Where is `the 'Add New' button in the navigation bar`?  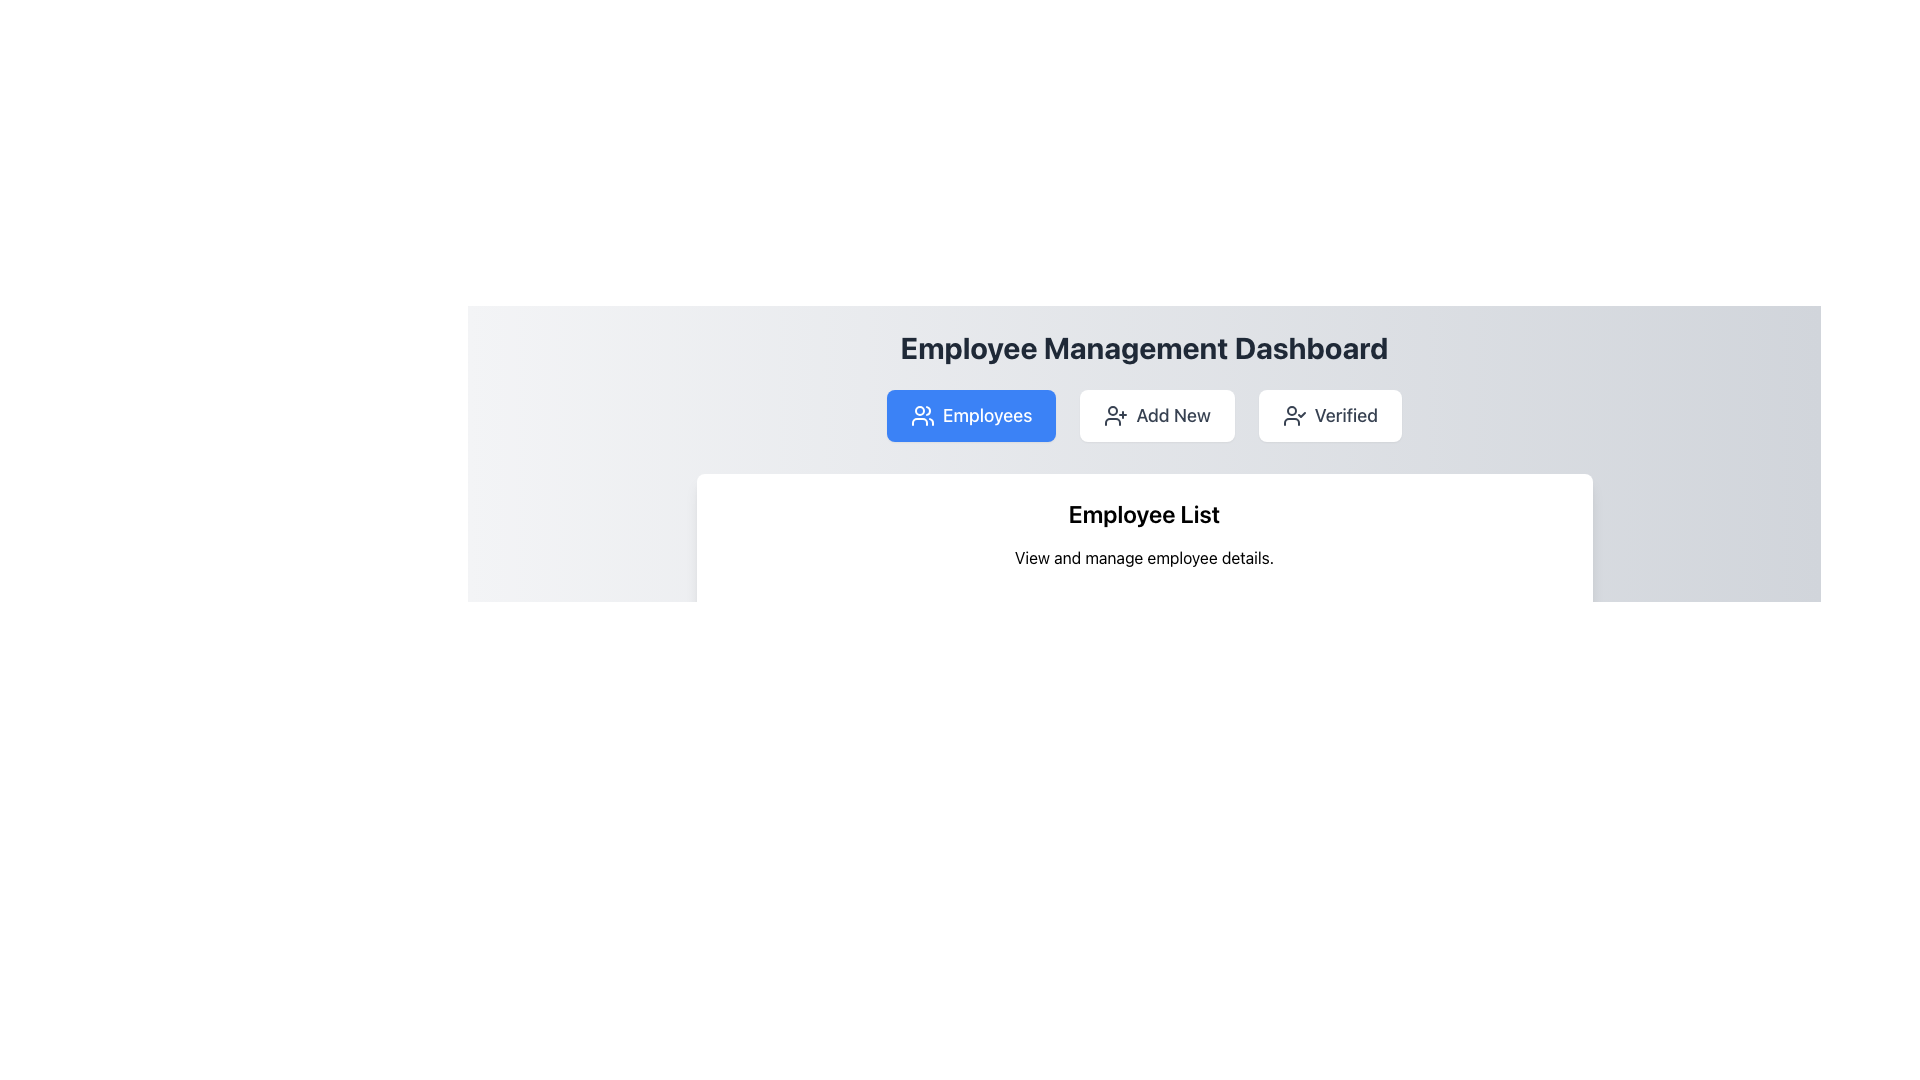
the 'Add New' button in the navigation bar is located at coordinates (1144, 415).